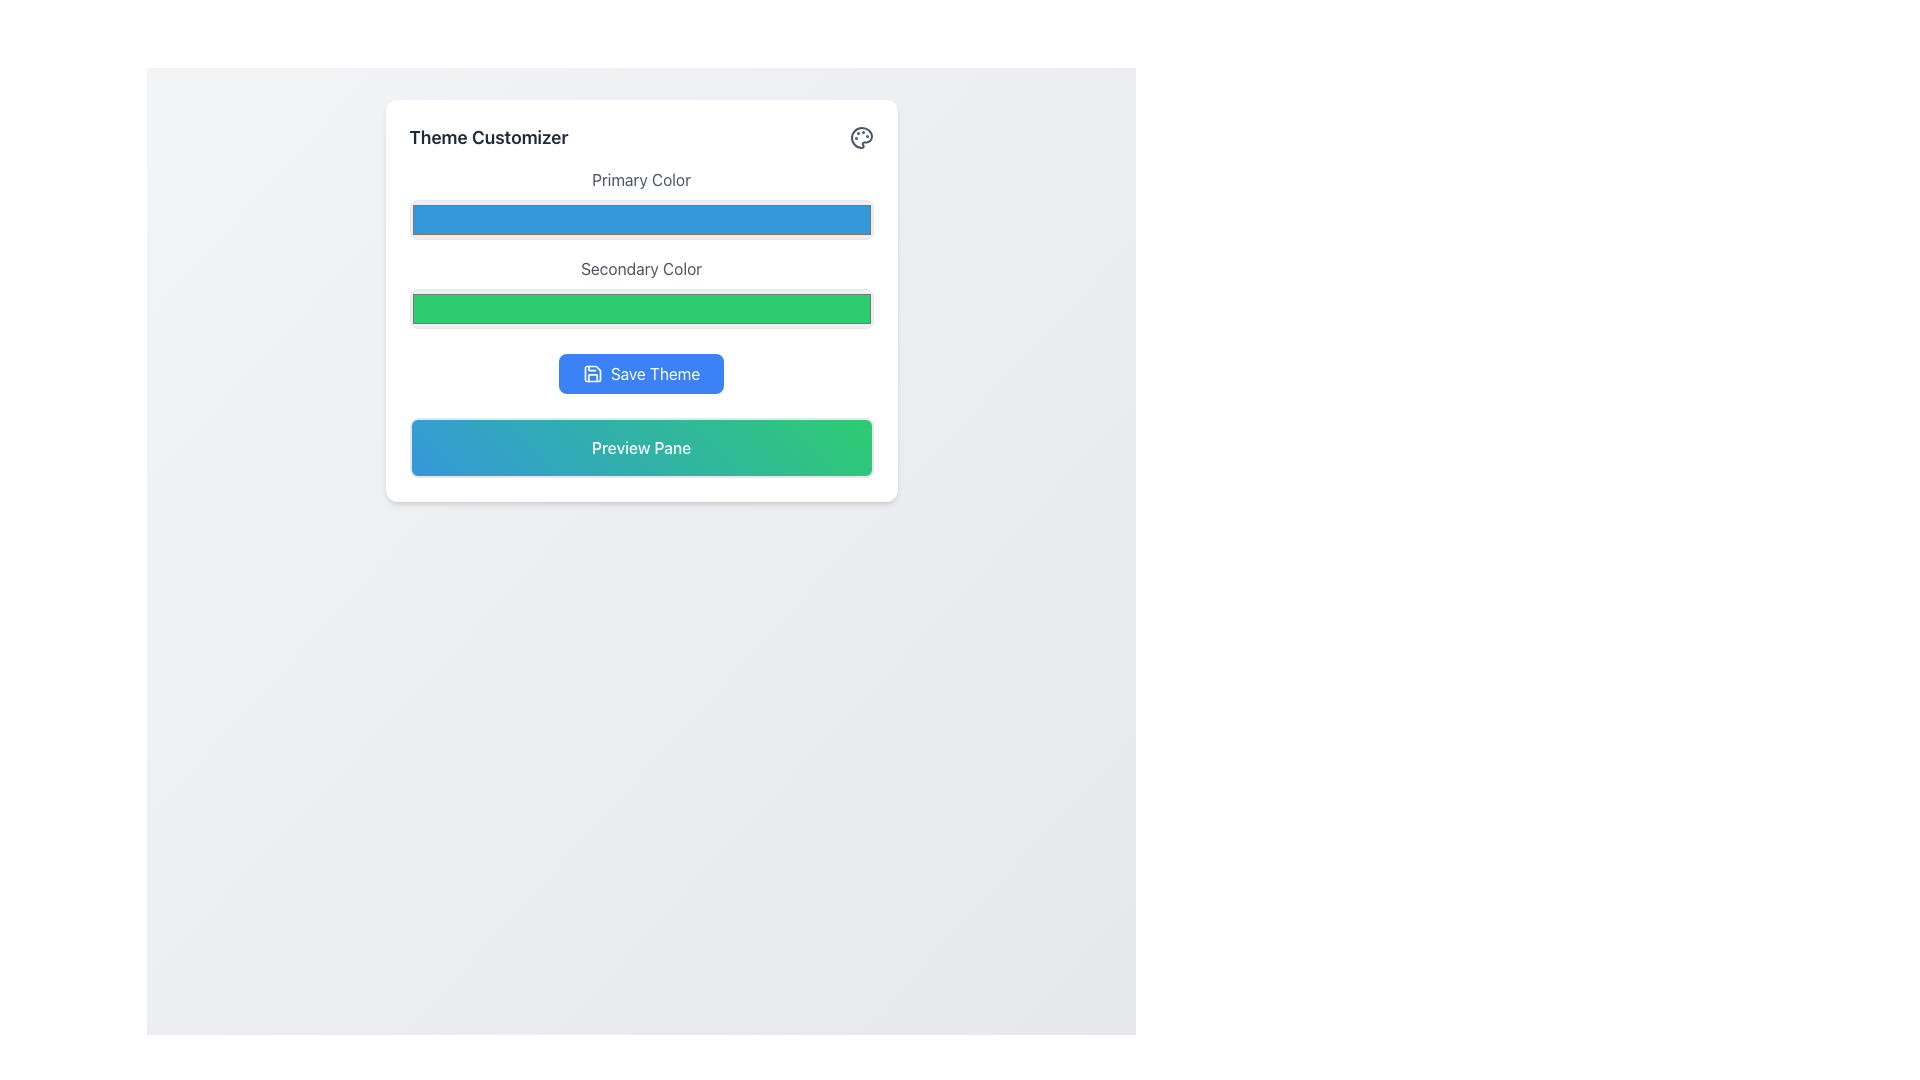 The height and width of the screenshot is (1080, 1920). I want to click on the text label that describes the purpose of the associated color input field, which is positioned above the color input field in the theme customization panel, so click(641, 180).